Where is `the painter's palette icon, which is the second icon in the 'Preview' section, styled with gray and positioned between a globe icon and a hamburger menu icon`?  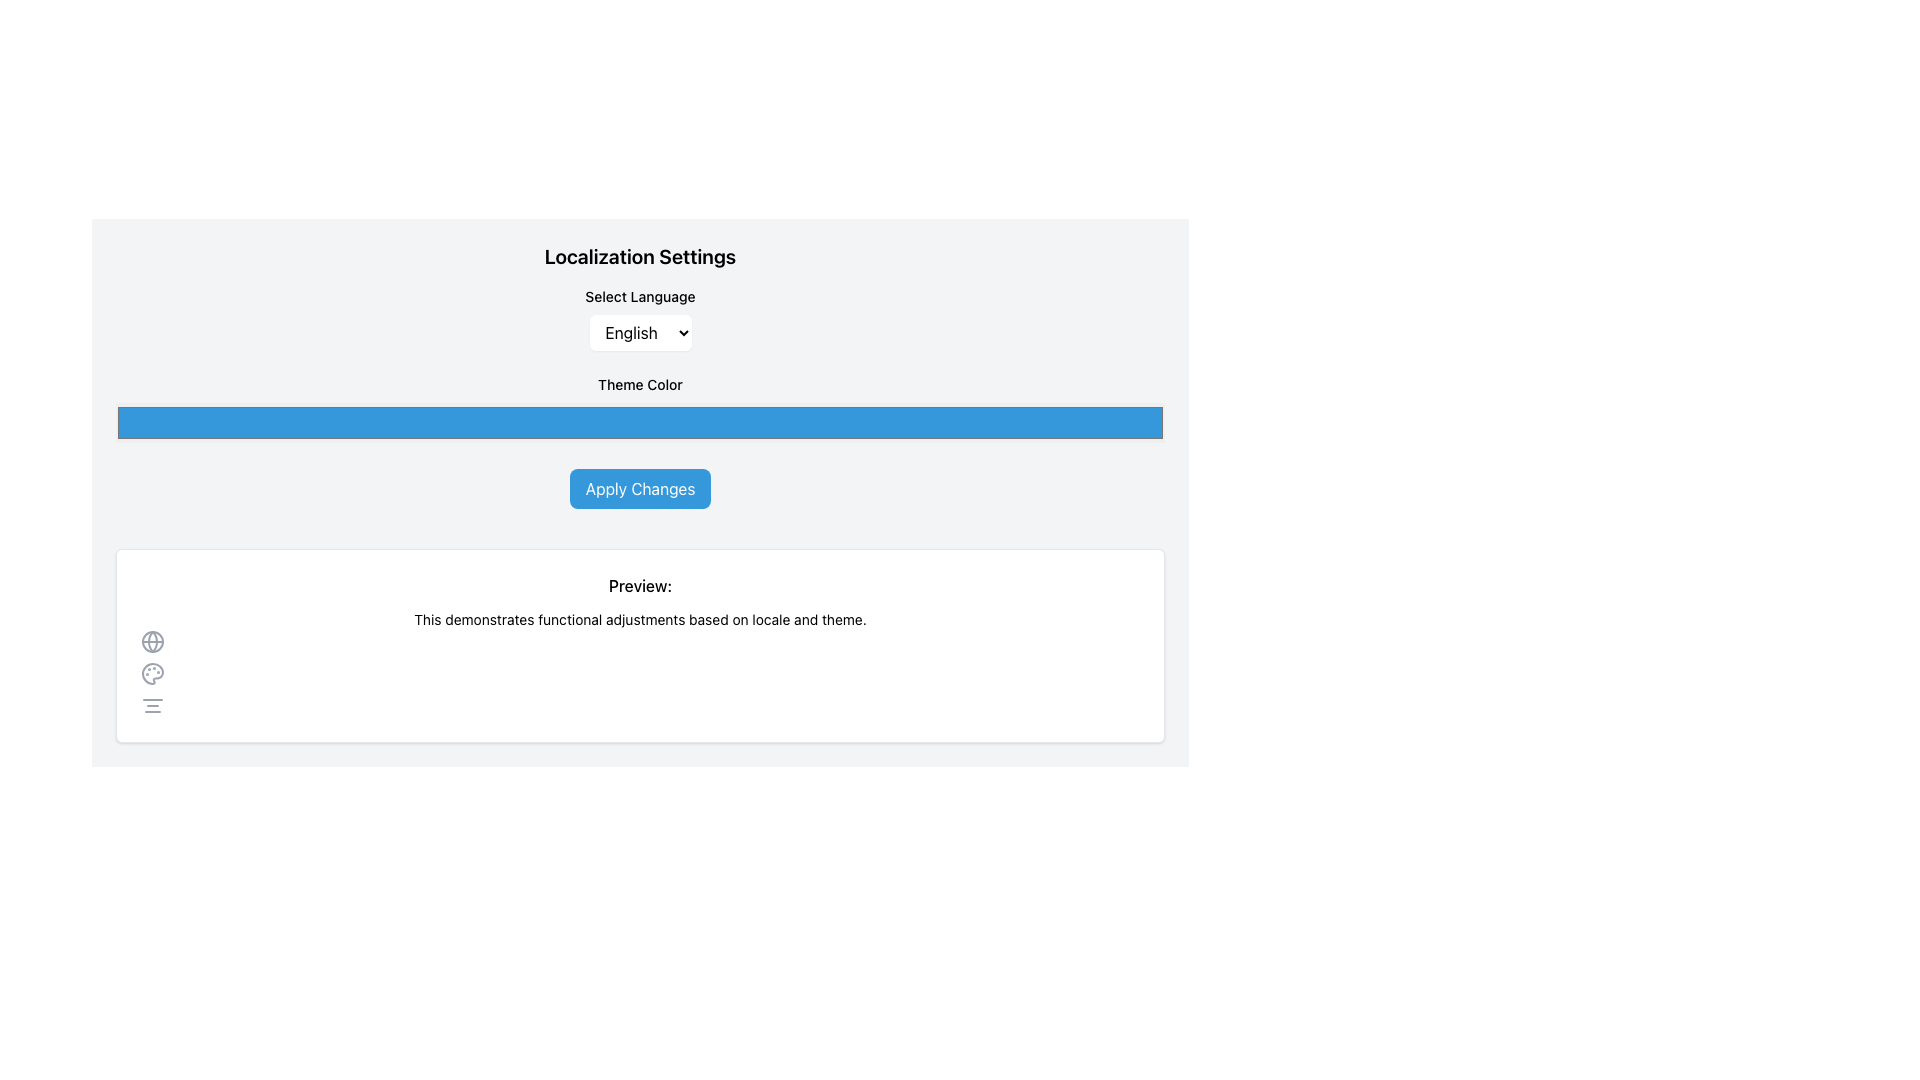
the painter's palette icon, which is the second icon in the 'Preview' section, styled with gray and positioned between a globe icon and a hamburger menu icon is located at coordinates (152, 674).